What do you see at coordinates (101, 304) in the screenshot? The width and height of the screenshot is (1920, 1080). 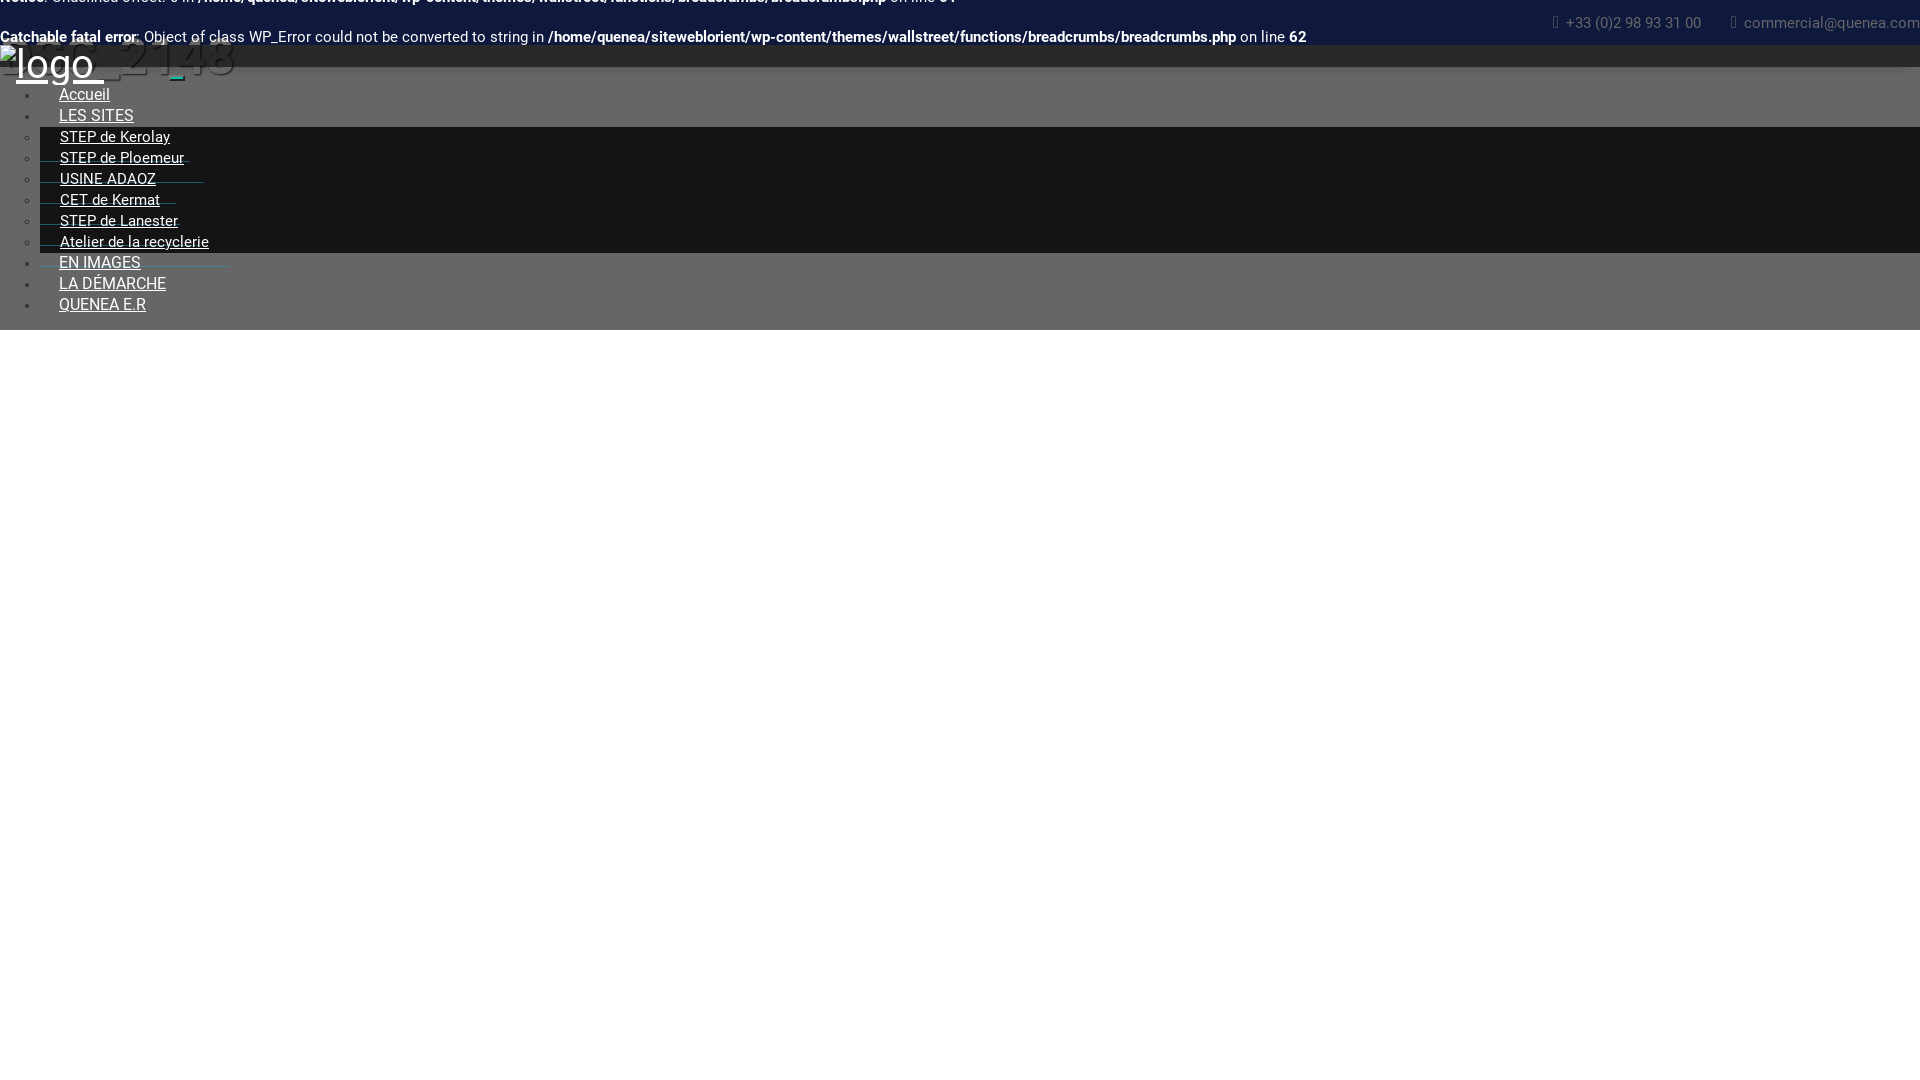 I see `'QUENEA E.R'` at bounding box center [101, 304].